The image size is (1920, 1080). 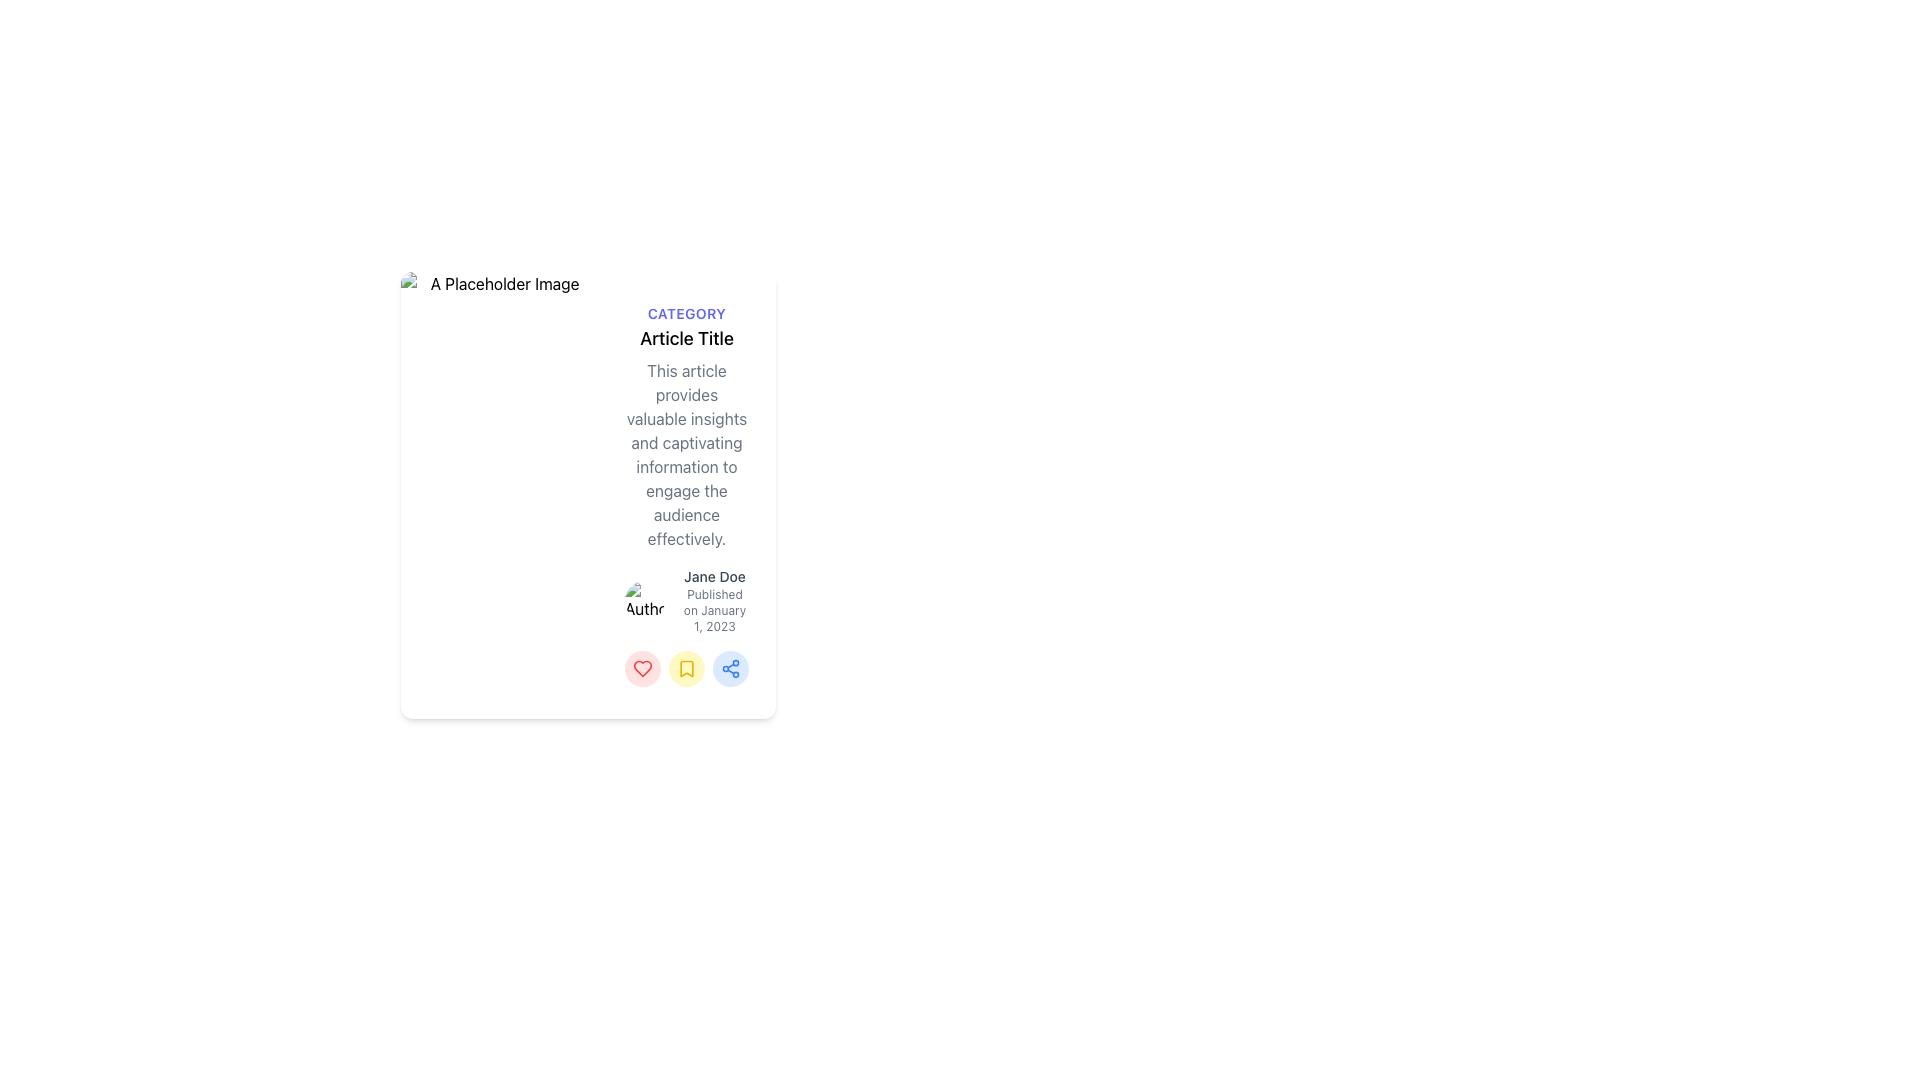 What do you see at coordinates (643, 667) in the screenshot?
I see `the first circular button with a red background and a heart icon` at bounding box center [643, 667].